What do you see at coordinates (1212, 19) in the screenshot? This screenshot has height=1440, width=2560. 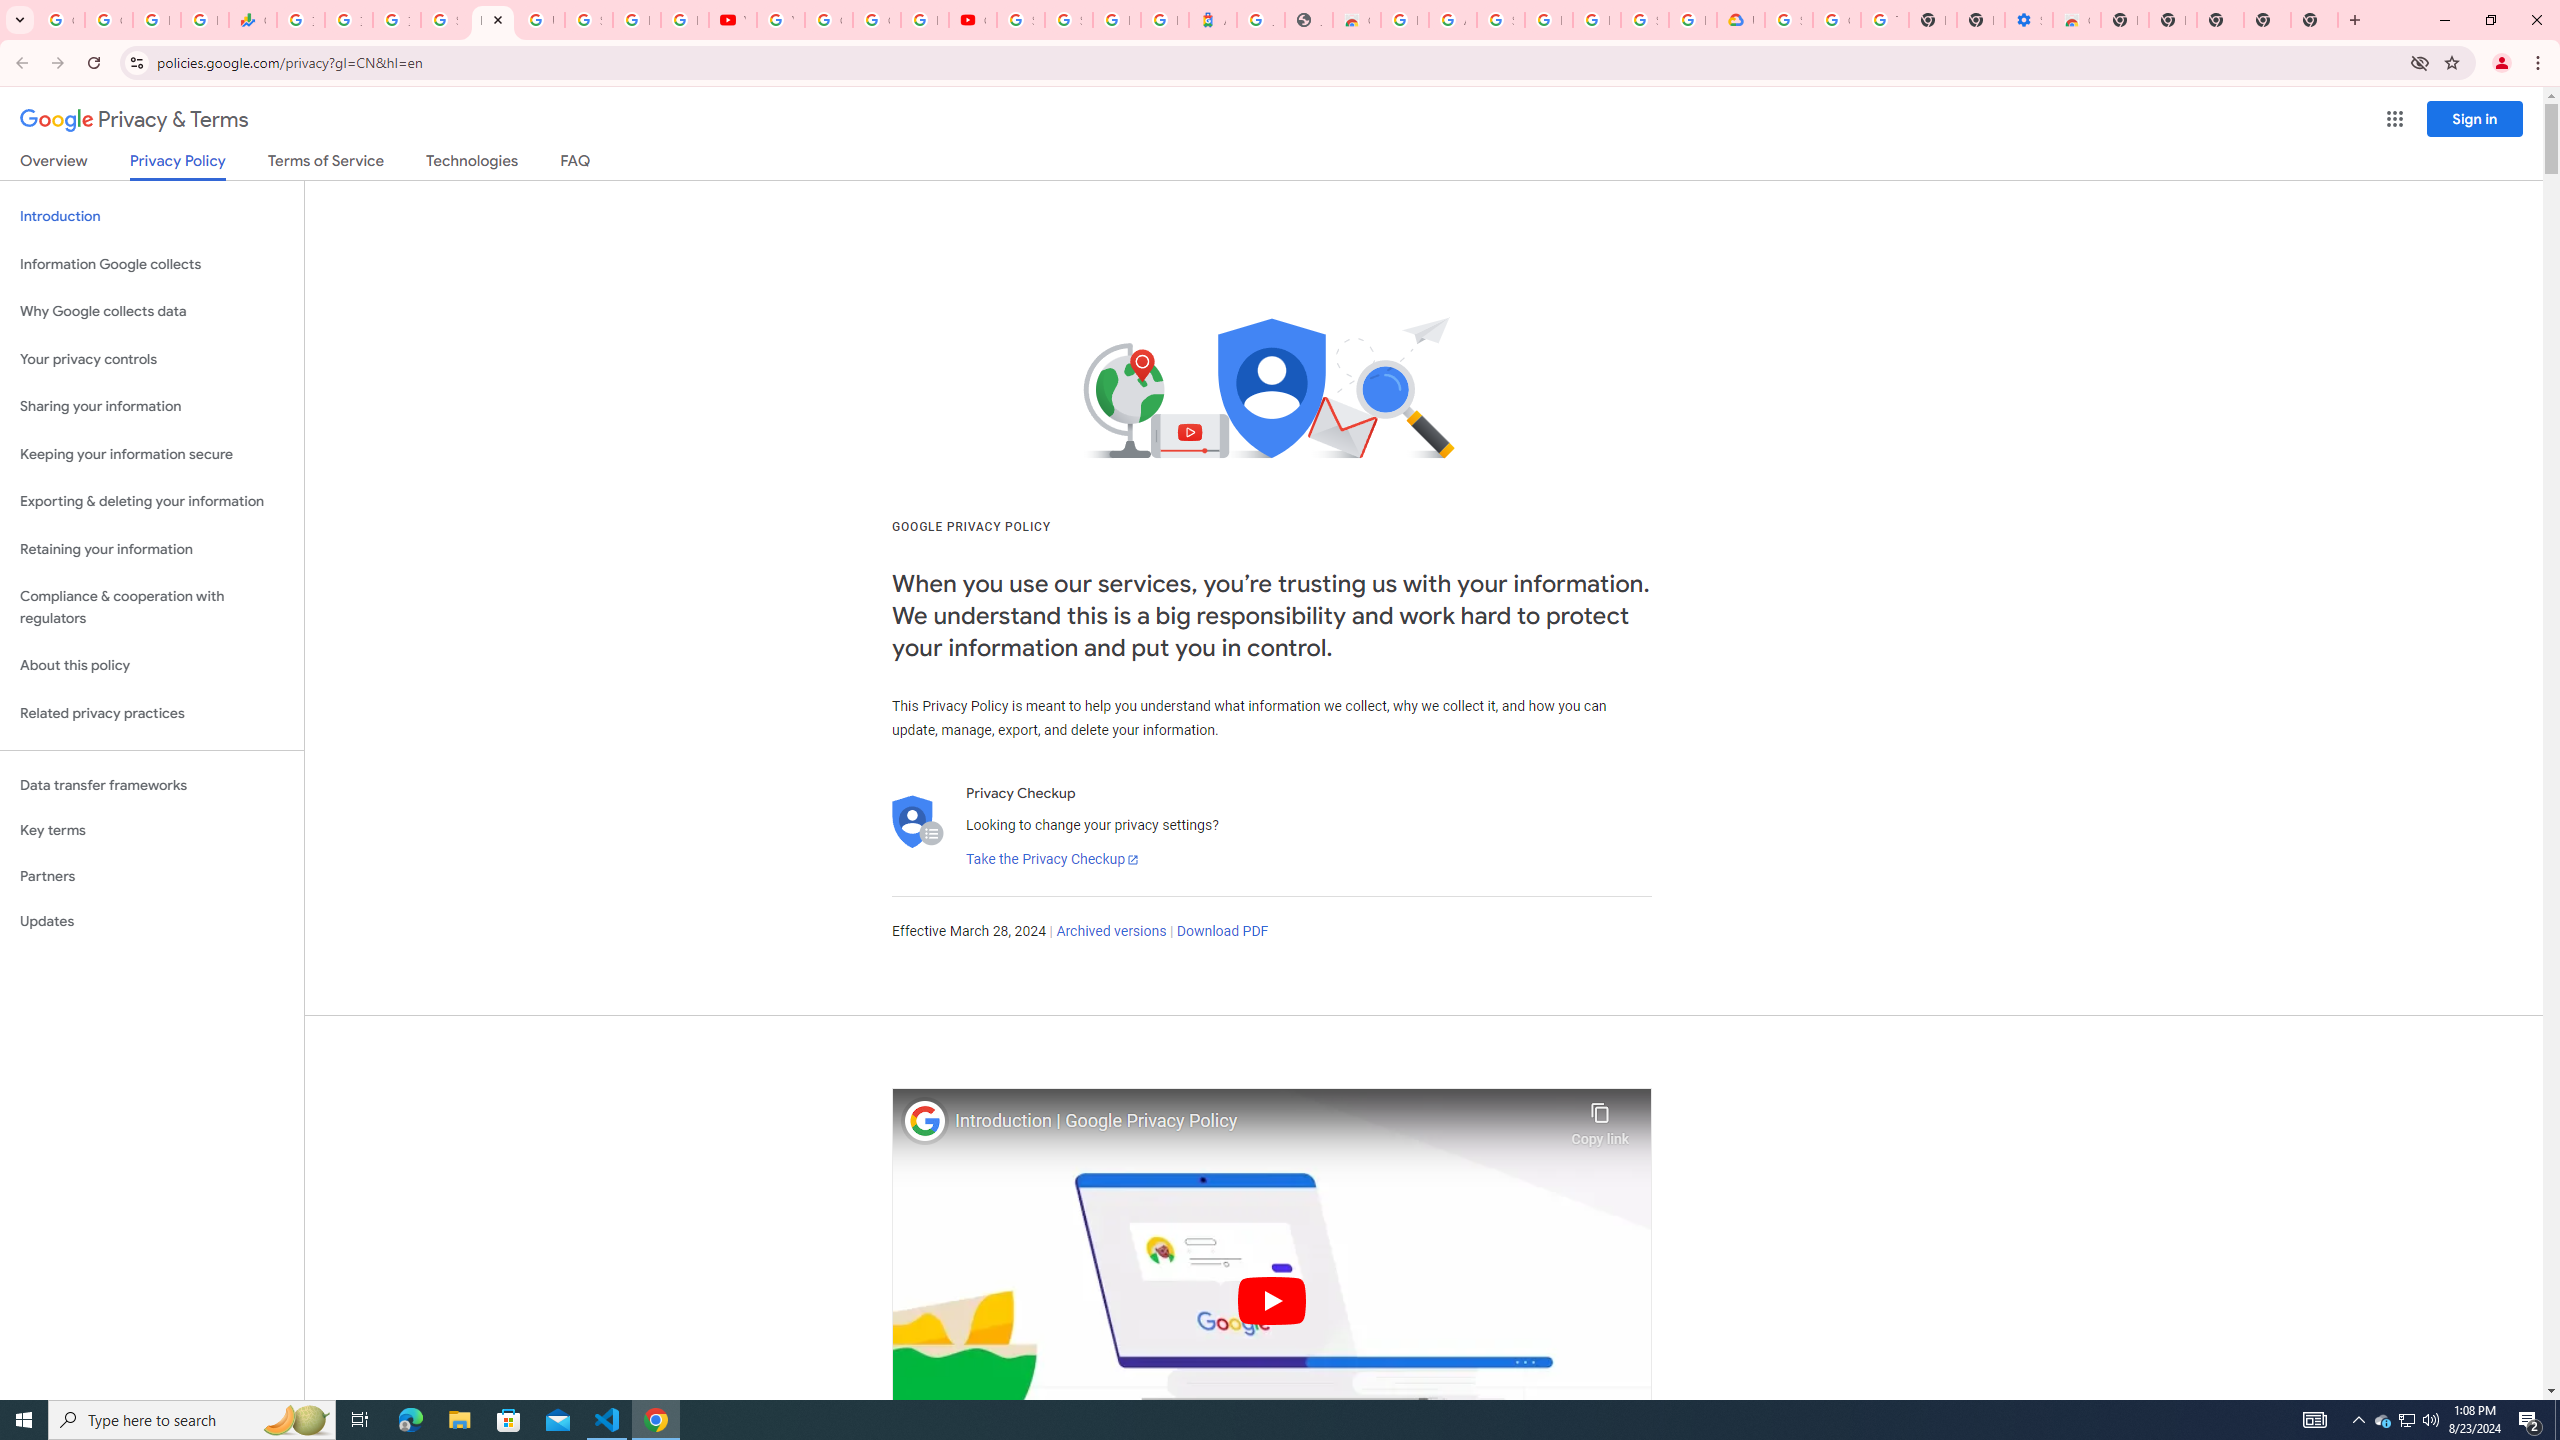 I see `'Atour Hotel - Google hotels'` at bounding box center [1212, 19].